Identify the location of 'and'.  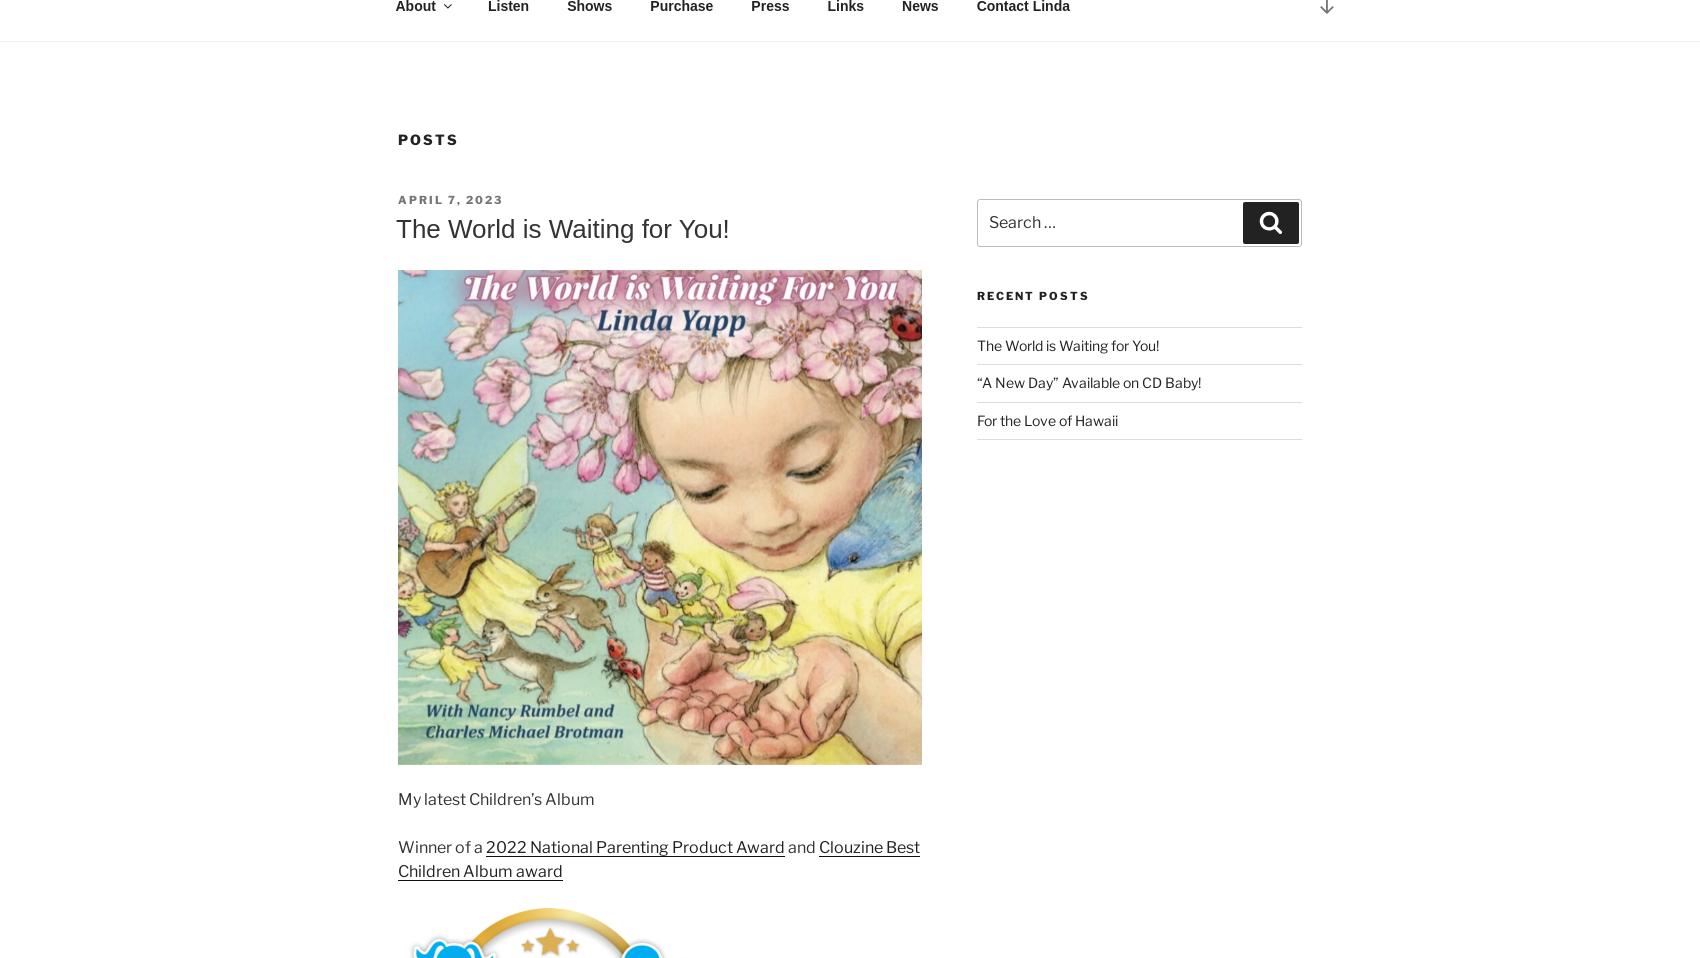
(801, 845).